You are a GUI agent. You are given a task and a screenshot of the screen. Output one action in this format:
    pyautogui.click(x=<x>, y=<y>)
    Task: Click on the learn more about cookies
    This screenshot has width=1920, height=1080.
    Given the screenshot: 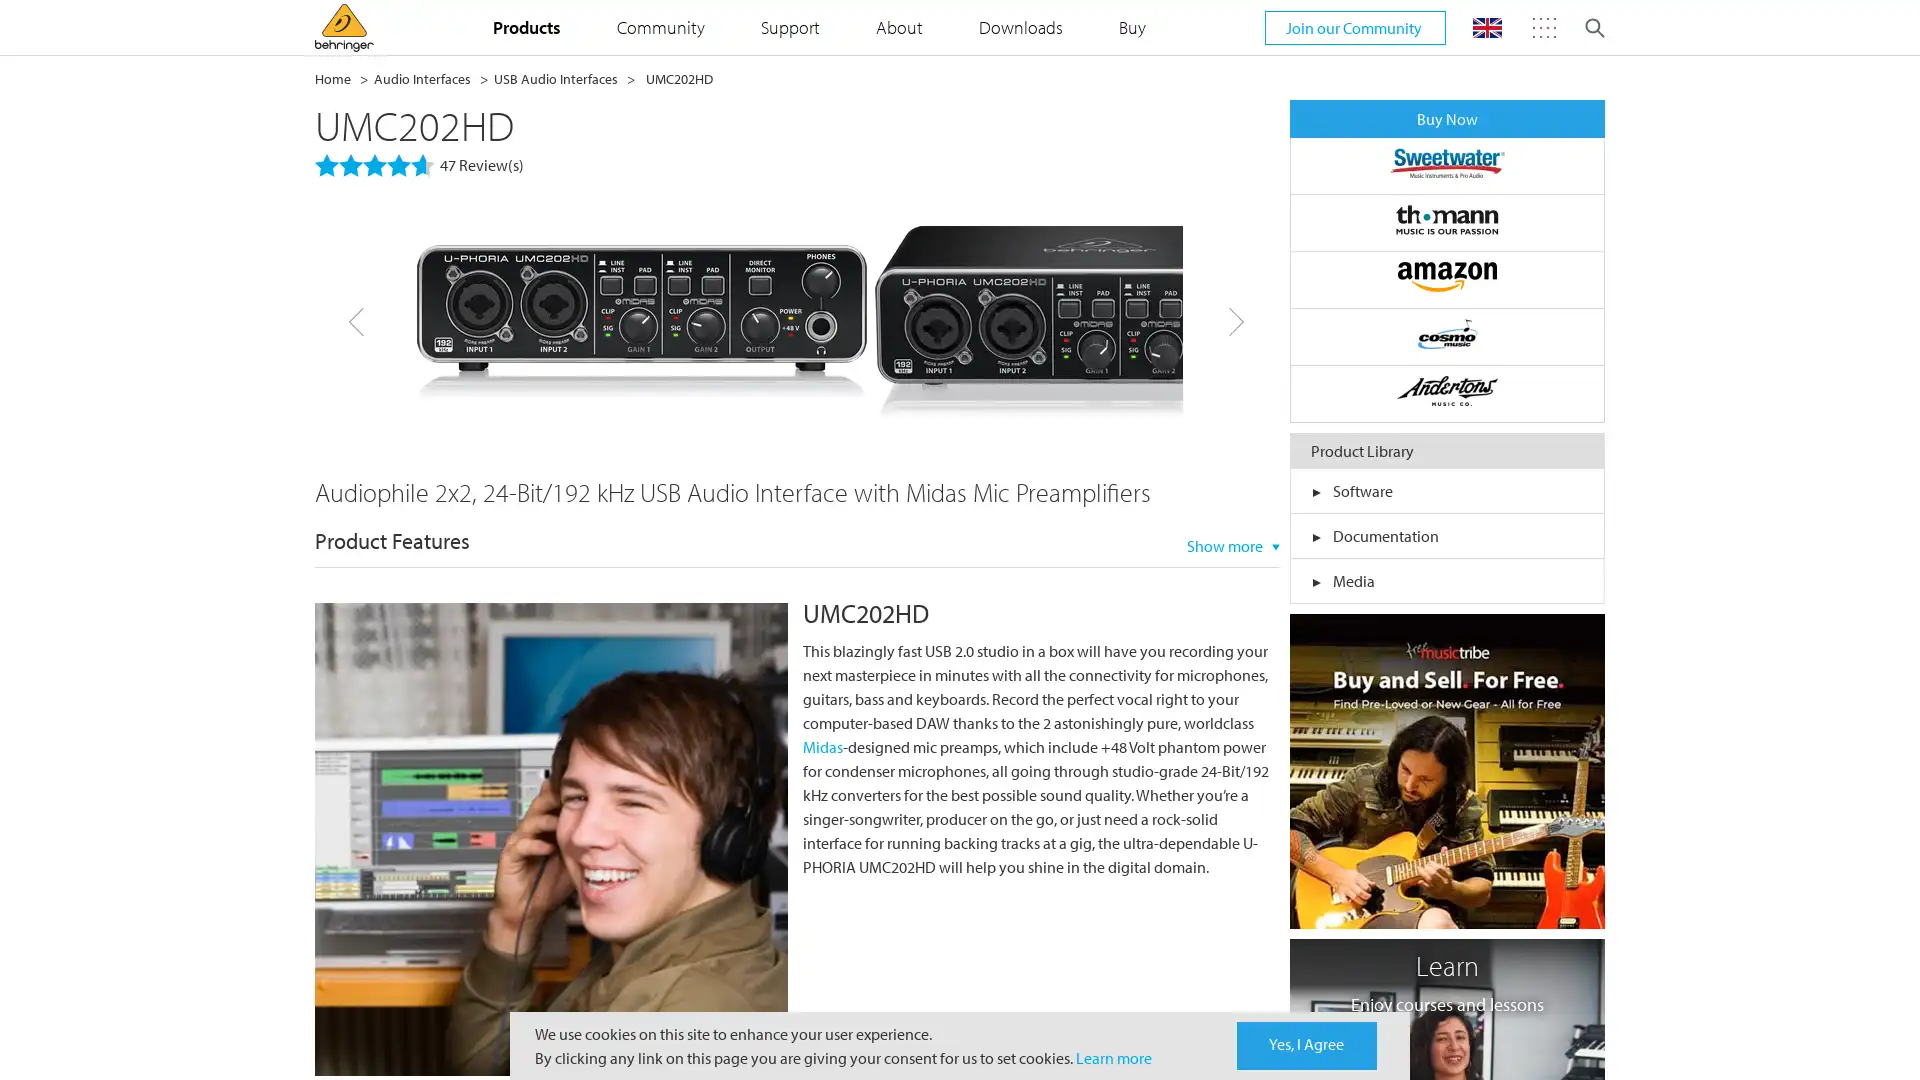 What is the action you would take?
    pyautogui.click(x=1112, y=1056)
    